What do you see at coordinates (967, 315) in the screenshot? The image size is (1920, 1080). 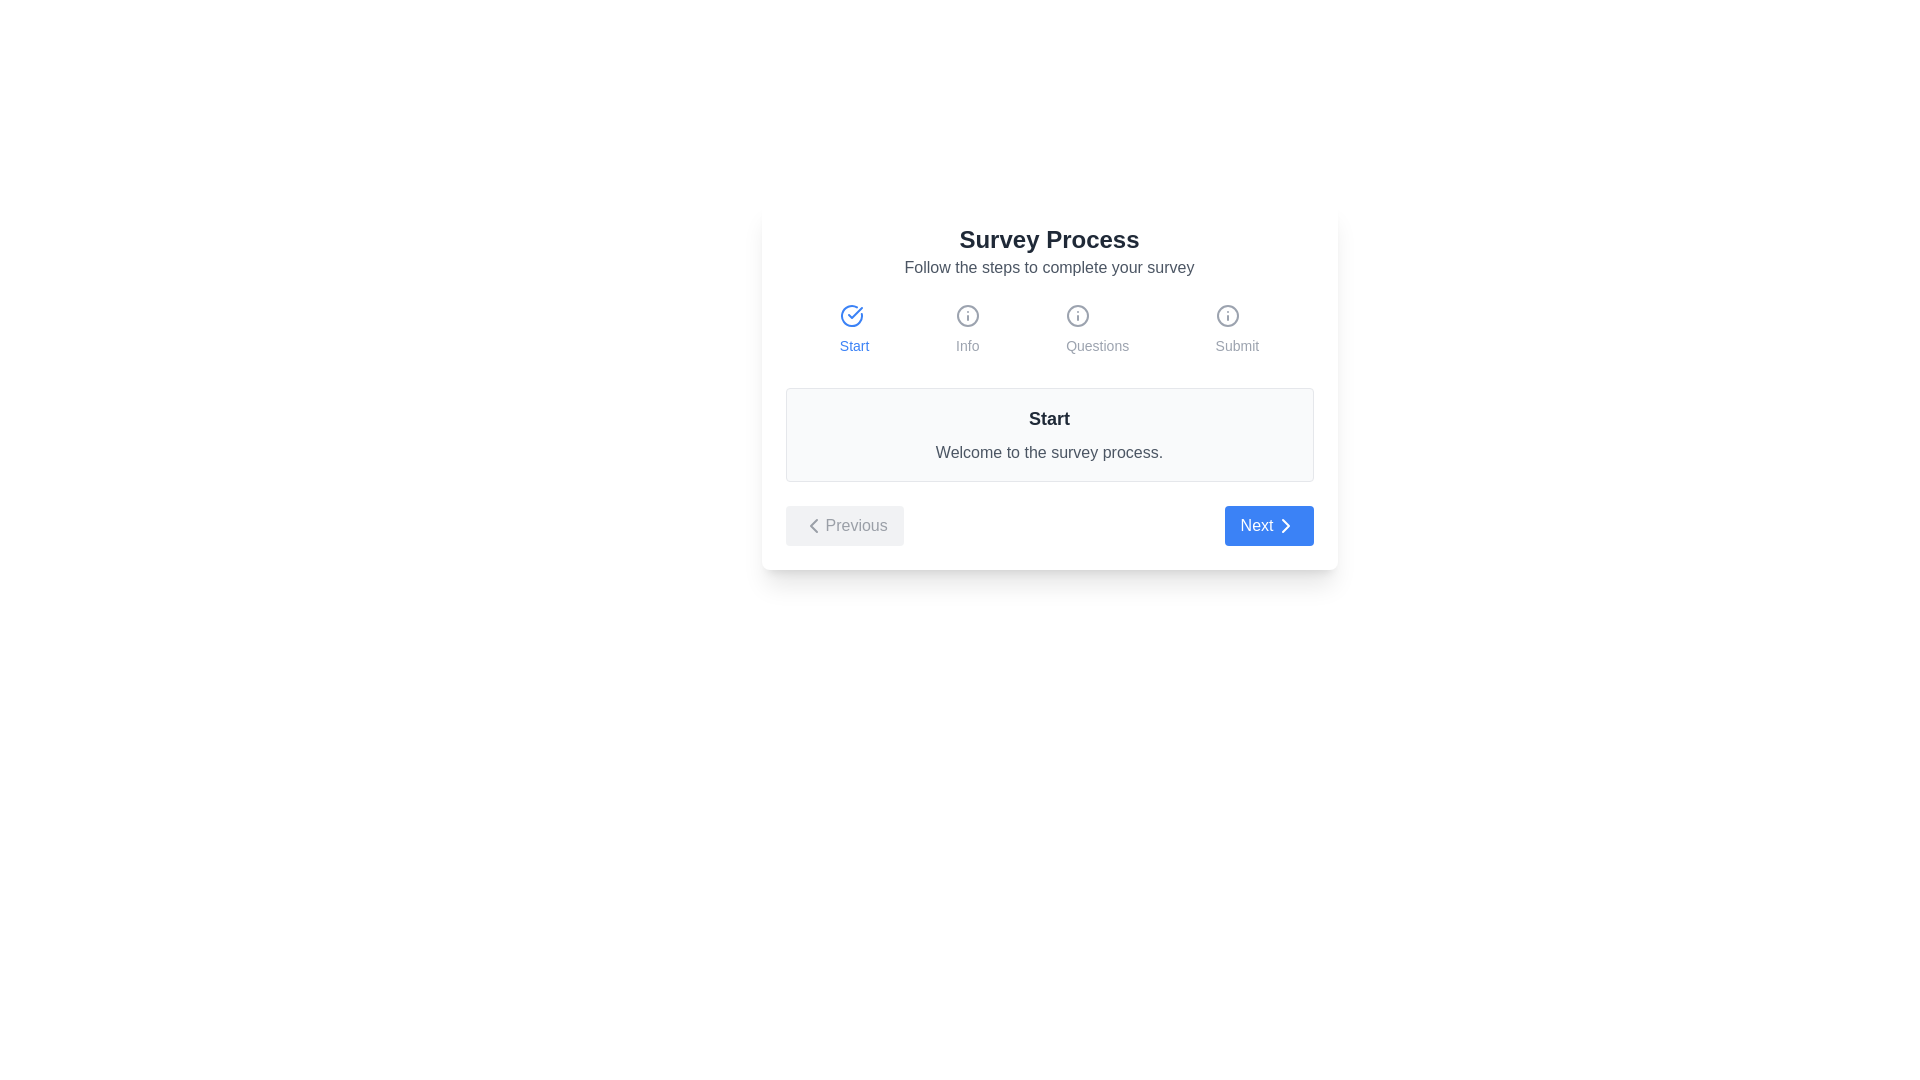 I see `the circular 'Info' icon located at the top center of the content card under the text 'Follow the steps` at bounding box center [967, 315].